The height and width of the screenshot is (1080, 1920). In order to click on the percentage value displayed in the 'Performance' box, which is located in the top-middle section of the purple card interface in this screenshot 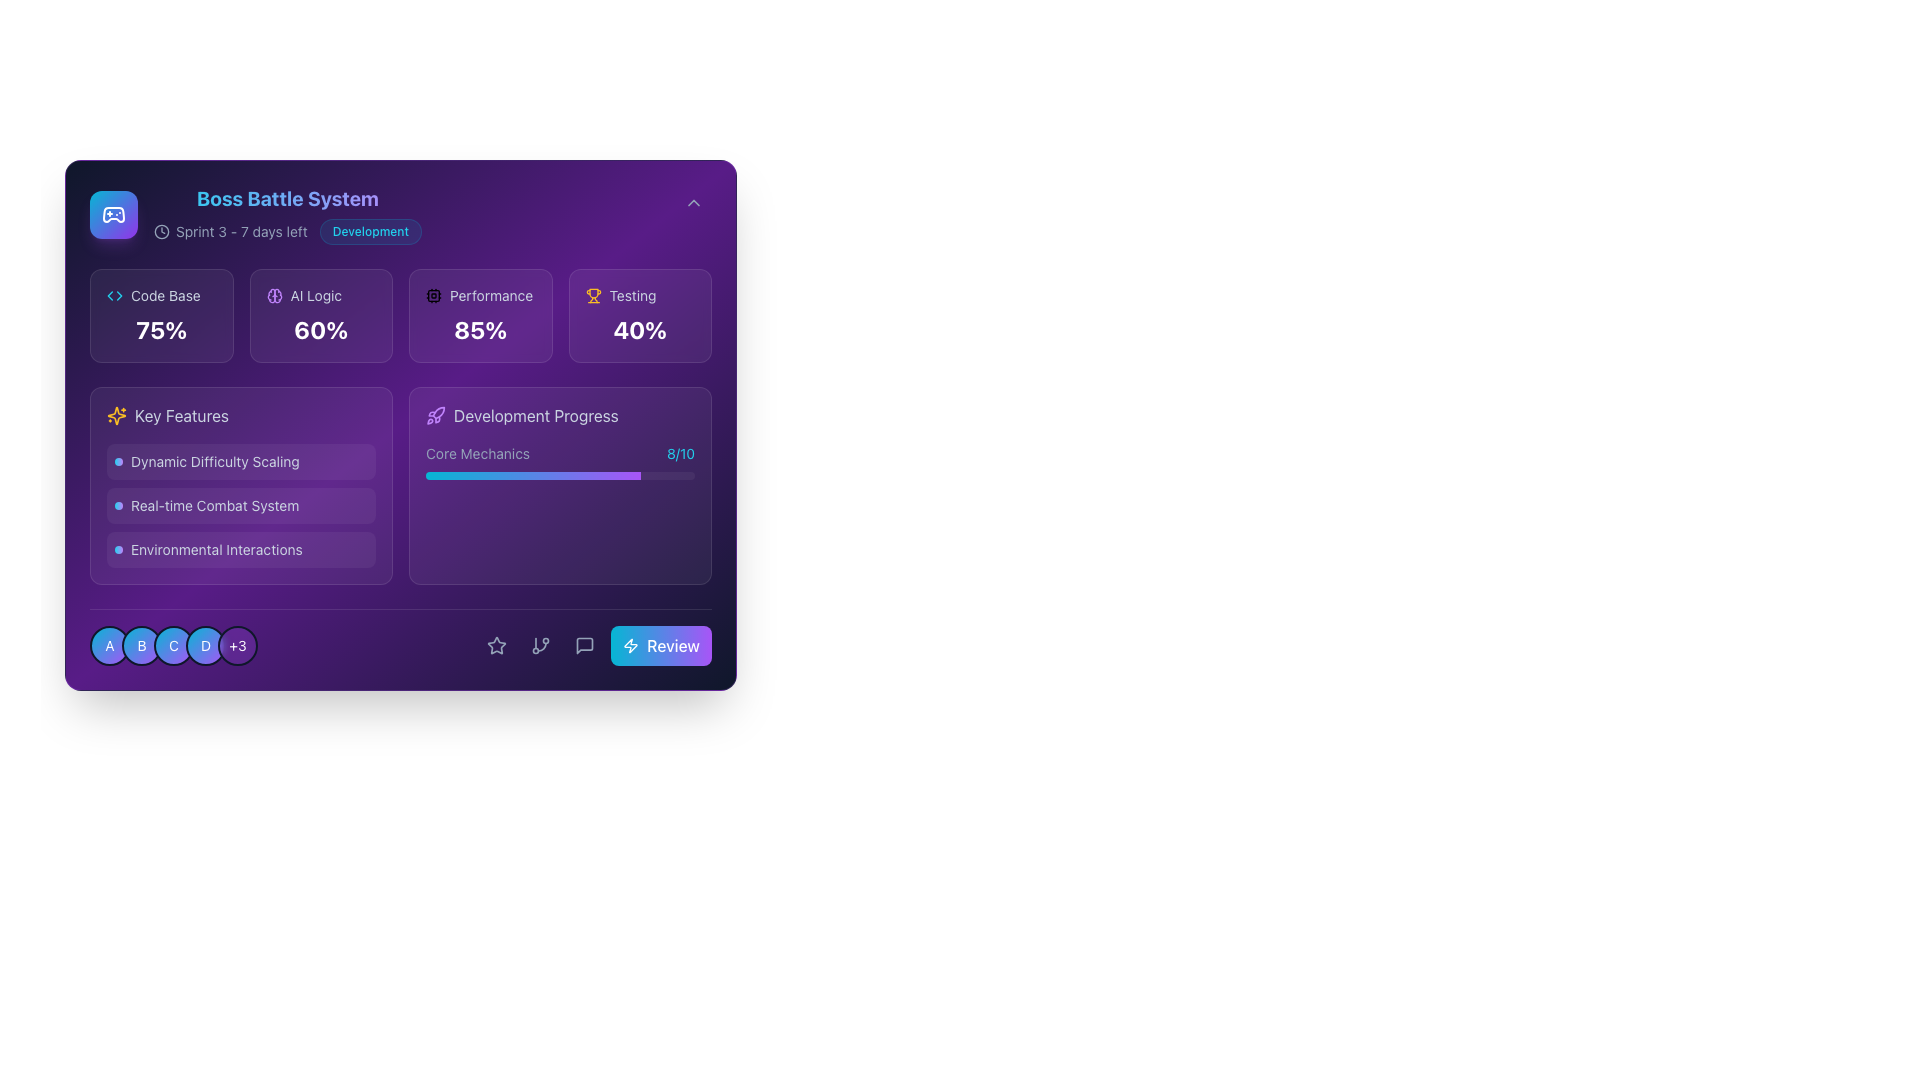, I will do `click(480, 329)`.